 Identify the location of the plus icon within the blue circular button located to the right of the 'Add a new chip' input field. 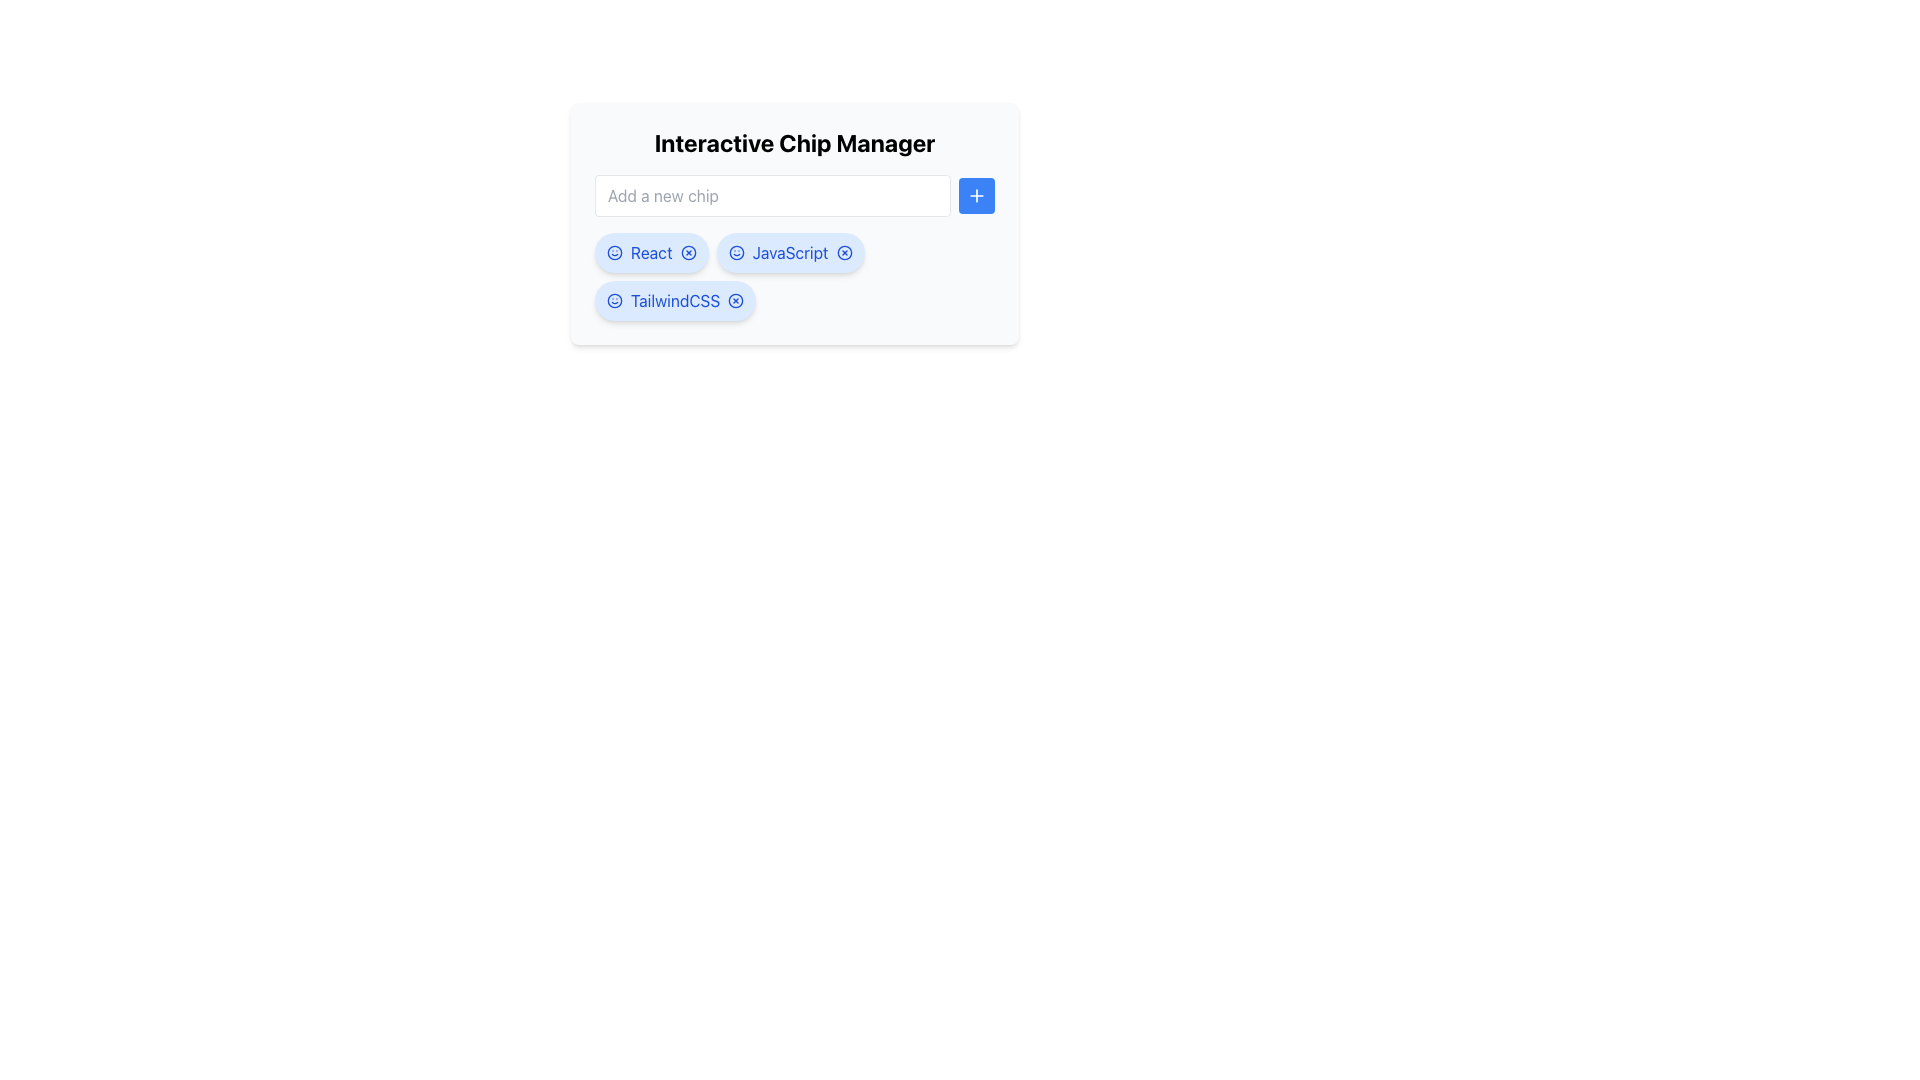
(977, 196).